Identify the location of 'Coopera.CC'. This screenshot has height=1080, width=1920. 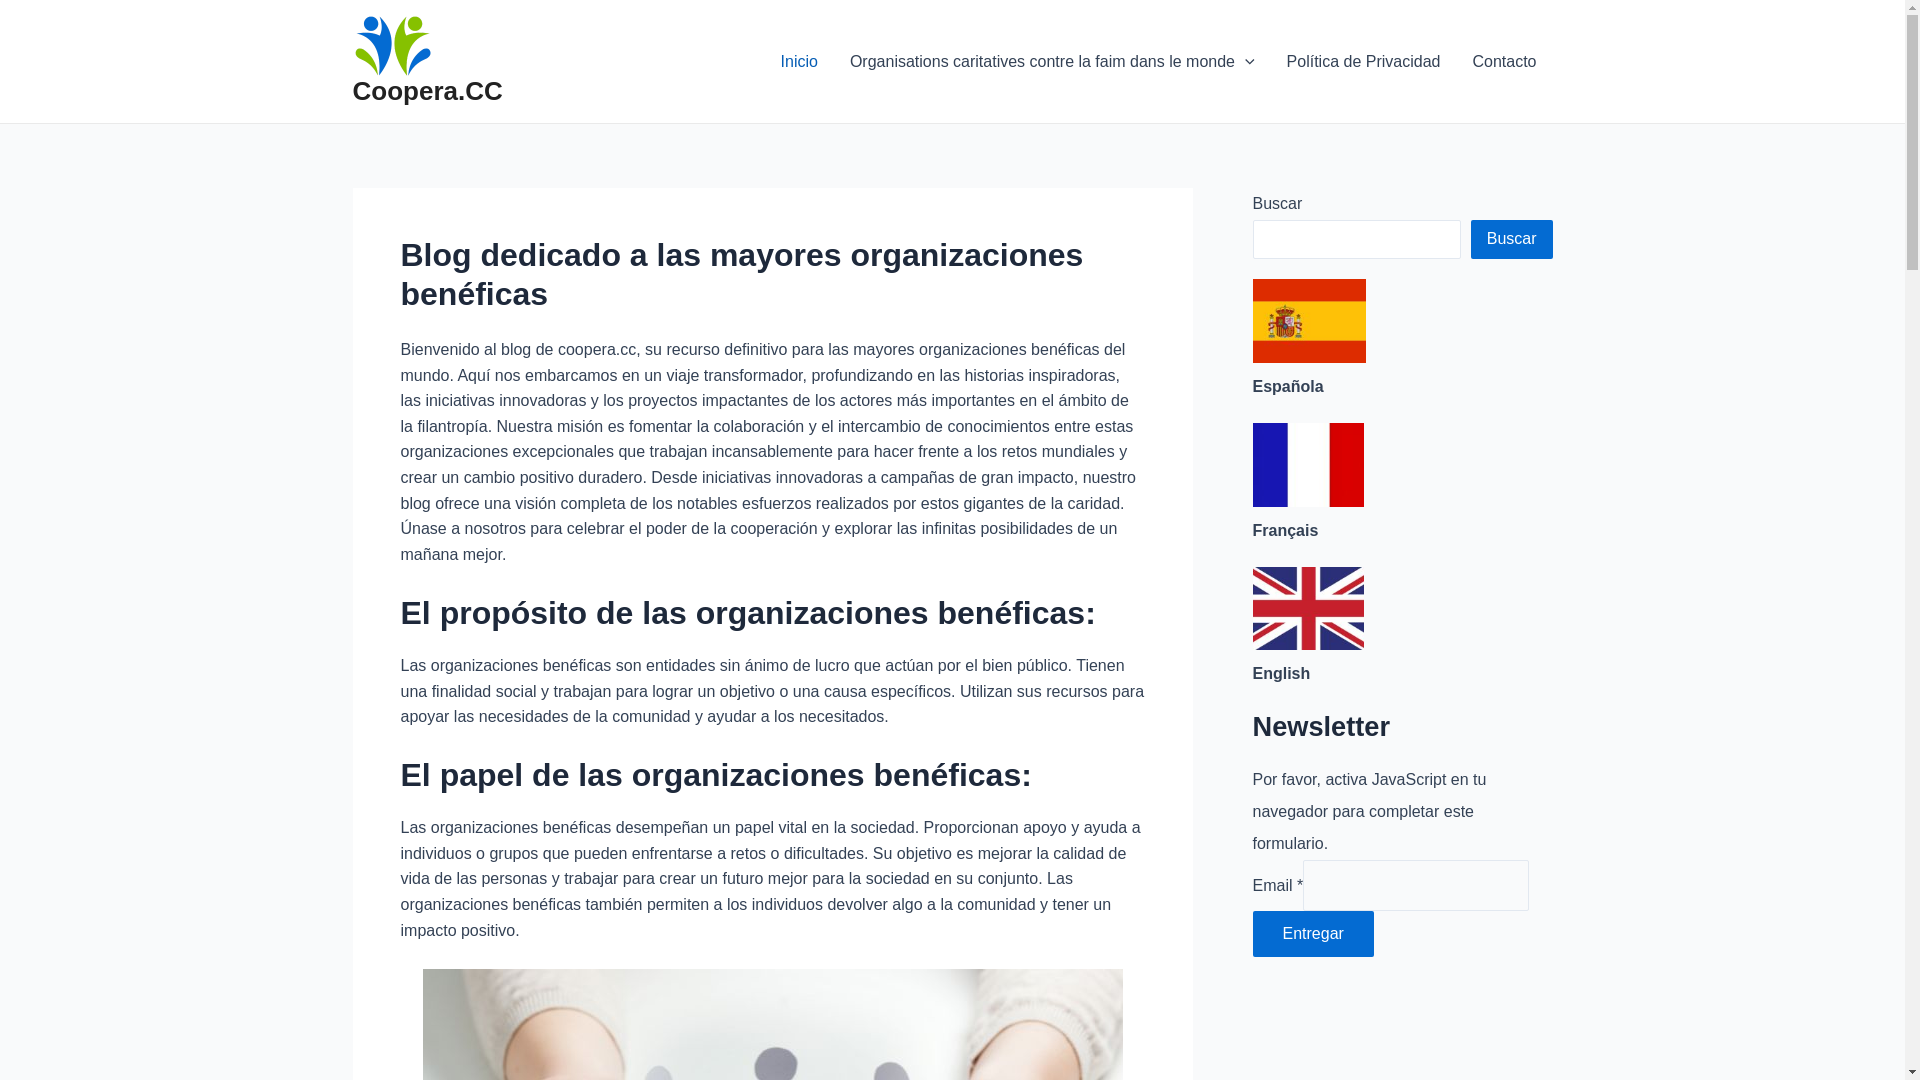
(426, 91).